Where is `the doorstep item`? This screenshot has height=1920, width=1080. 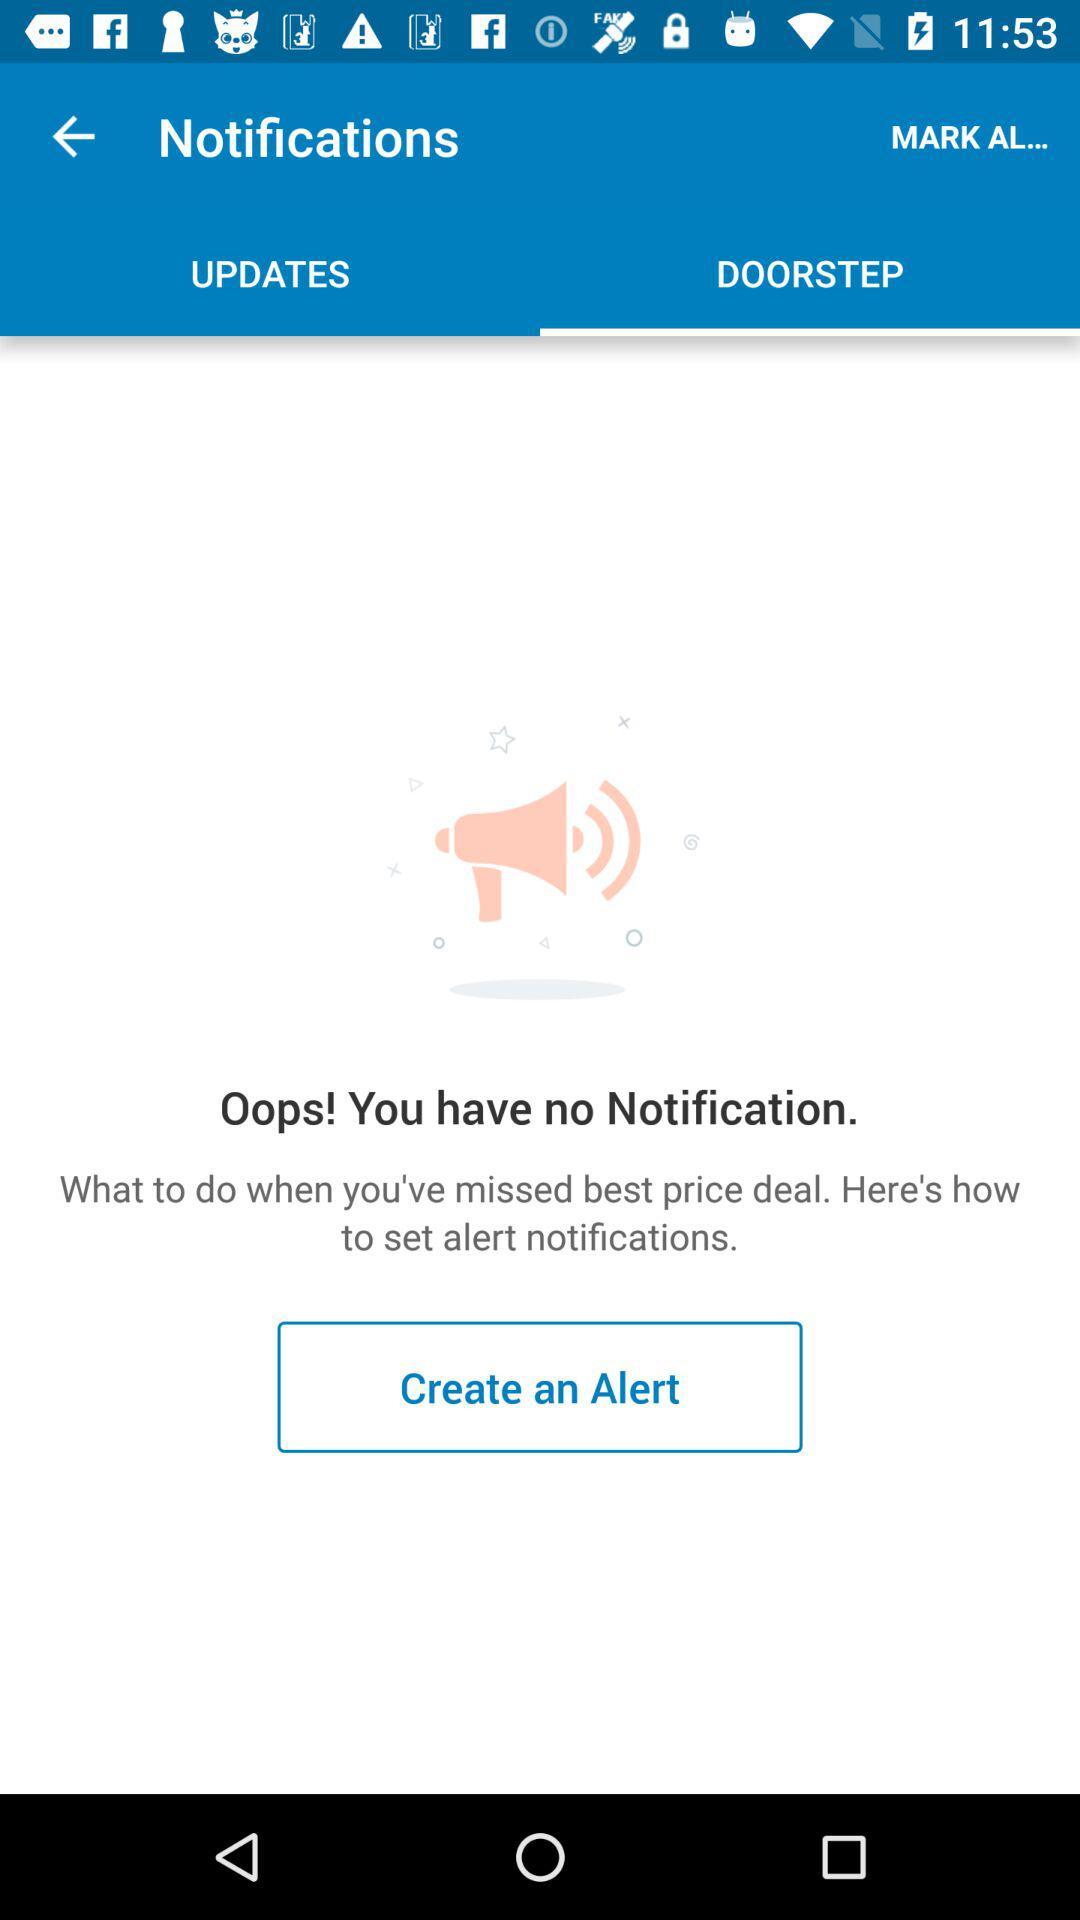 the doorstep item is located at coordinates (810, 272).